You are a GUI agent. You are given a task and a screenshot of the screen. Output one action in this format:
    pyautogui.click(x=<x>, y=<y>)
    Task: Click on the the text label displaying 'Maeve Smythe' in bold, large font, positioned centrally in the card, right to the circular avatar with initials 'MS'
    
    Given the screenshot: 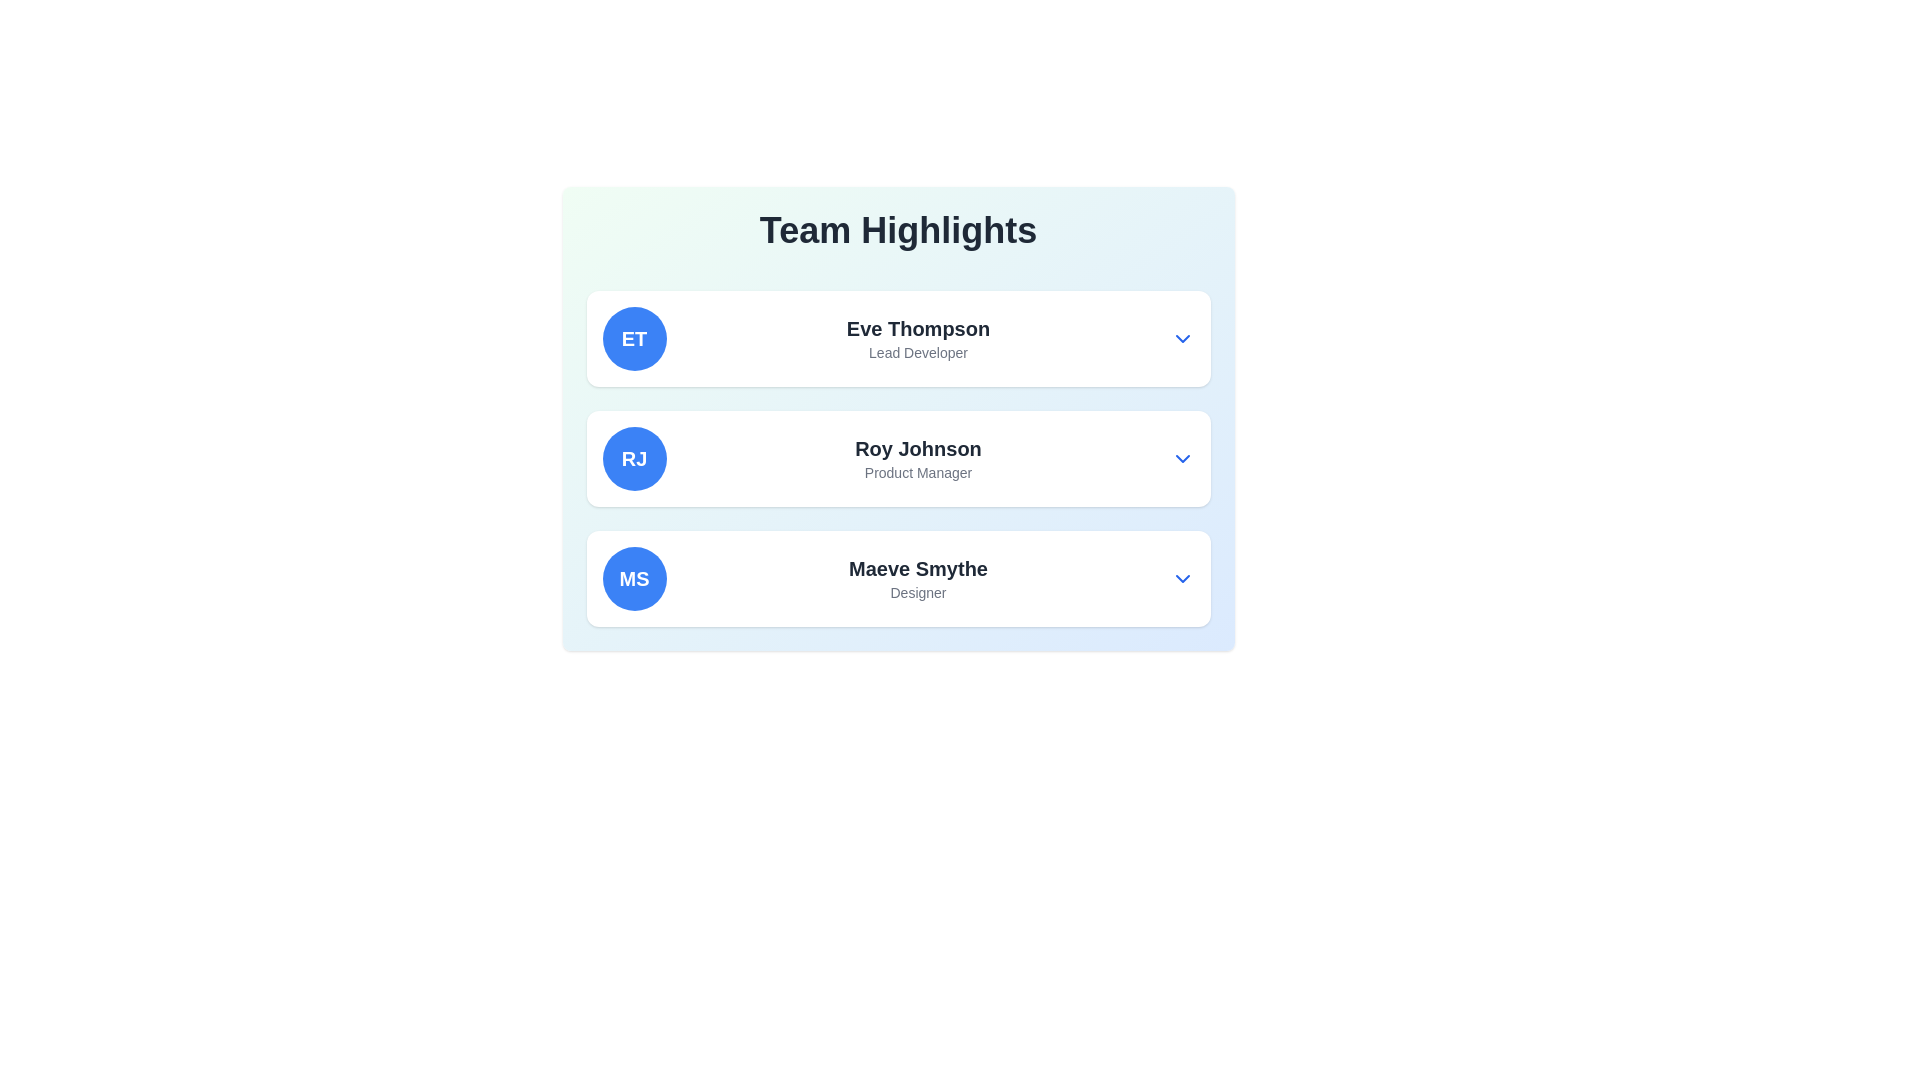 What is the action you would take?
    pyautogui.click(x=917, y=569)
    